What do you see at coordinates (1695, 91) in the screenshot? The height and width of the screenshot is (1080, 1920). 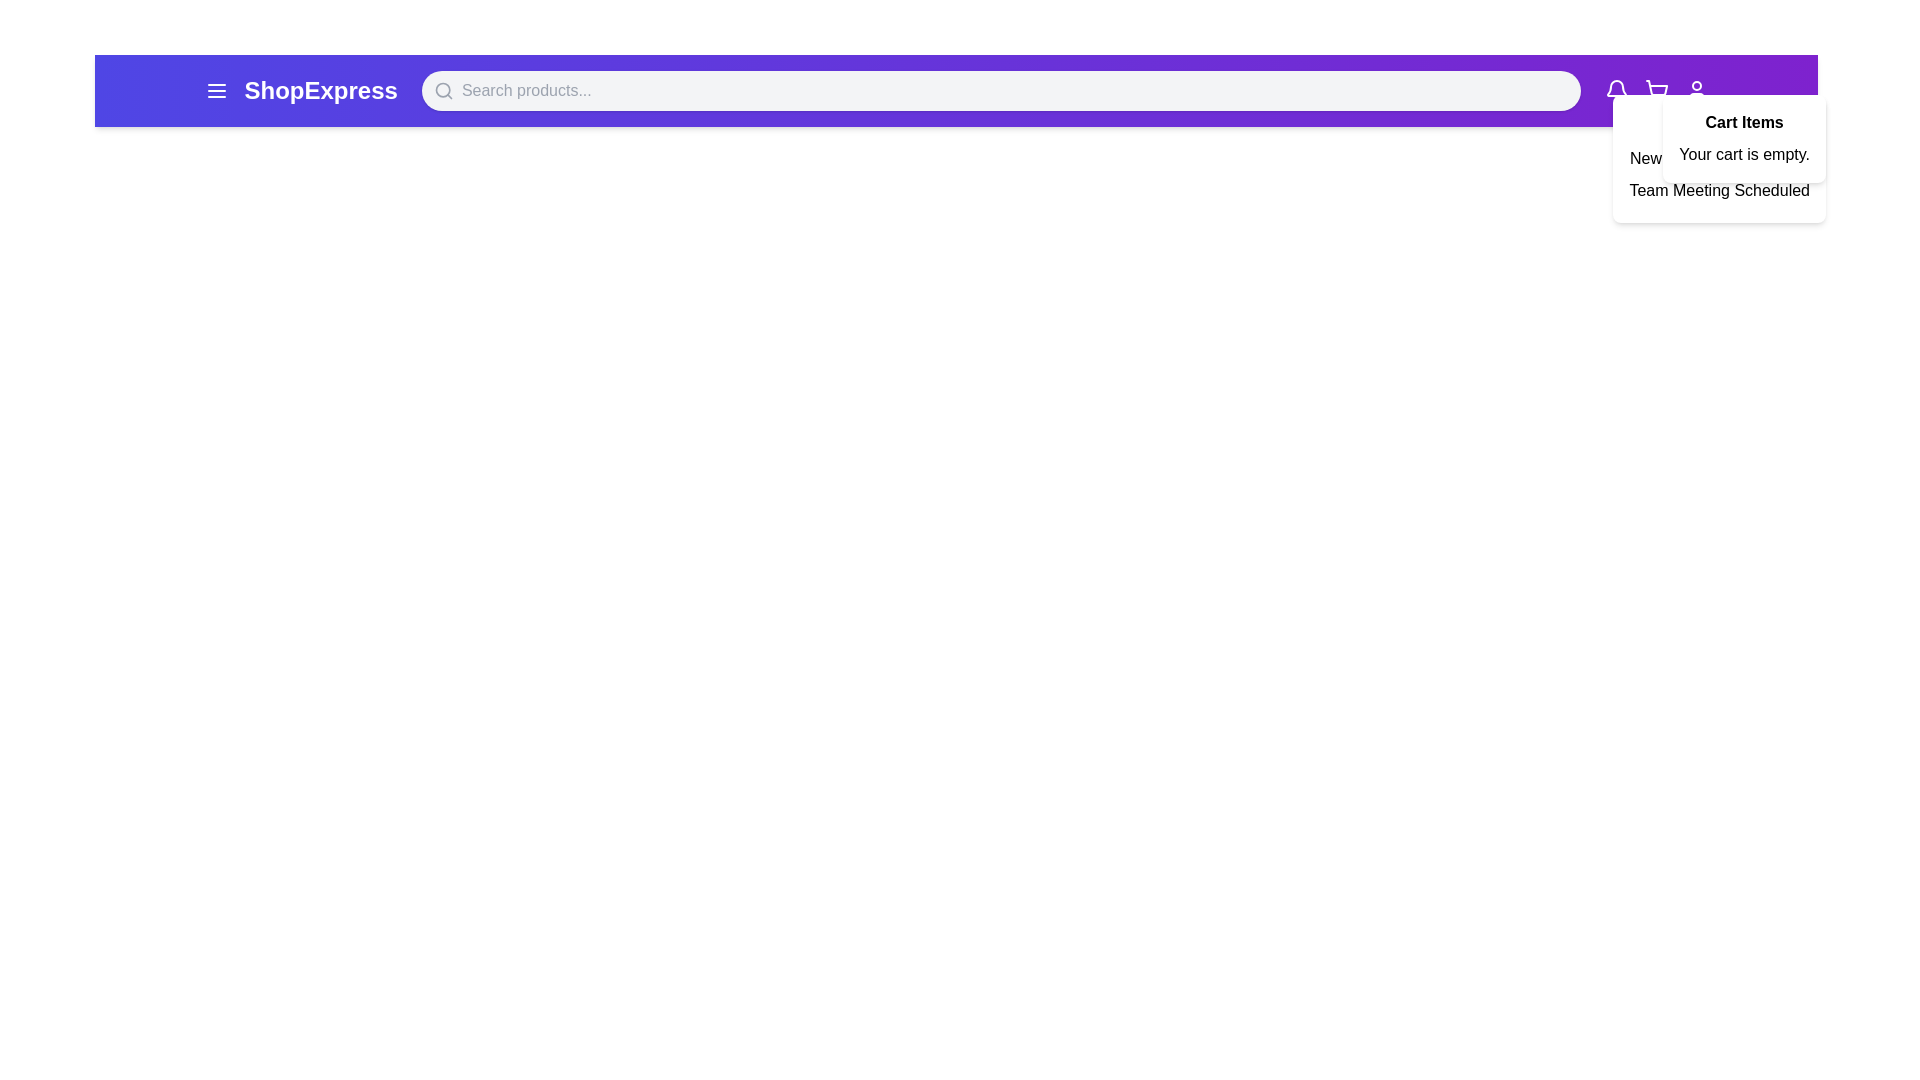 I see `the user icon to open the user-related actions menu` at bounding box center [1695, 91].